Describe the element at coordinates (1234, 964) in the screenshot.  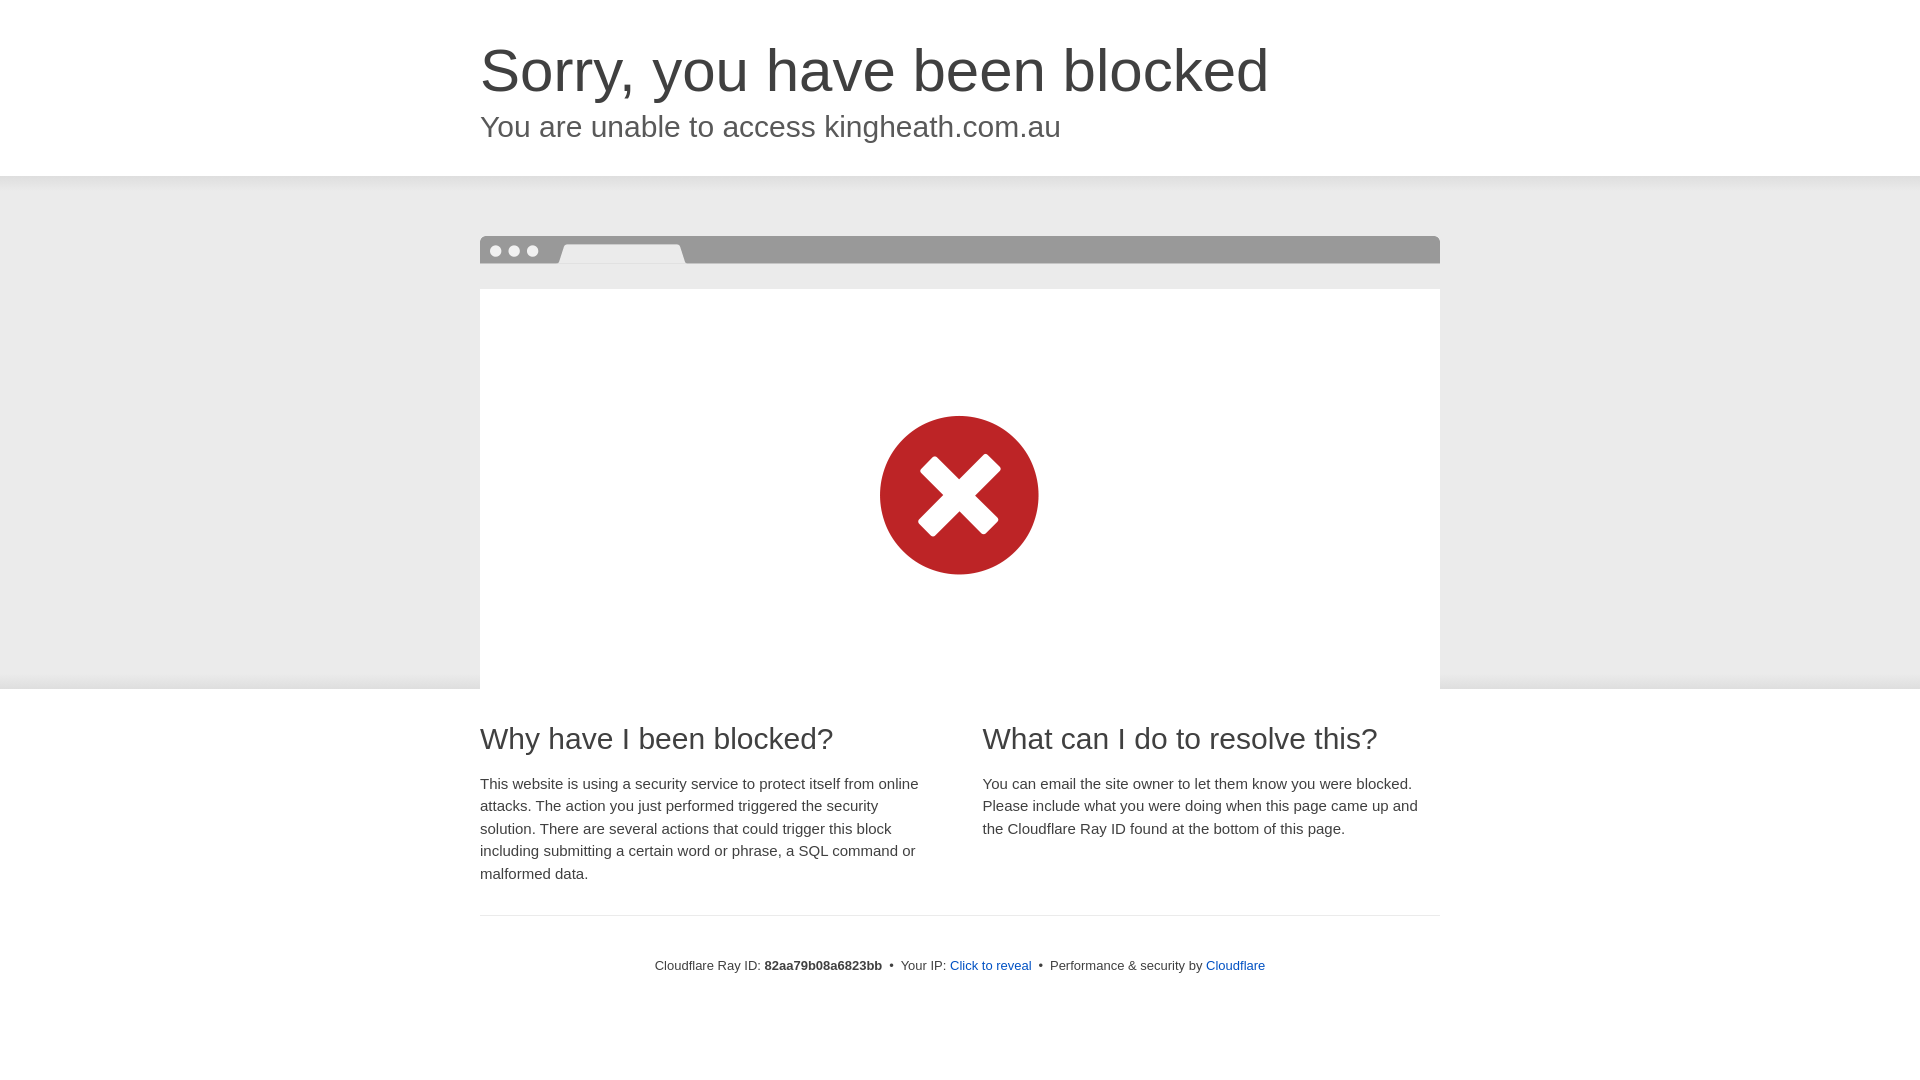
I see `'Cloudflare'` at that location.